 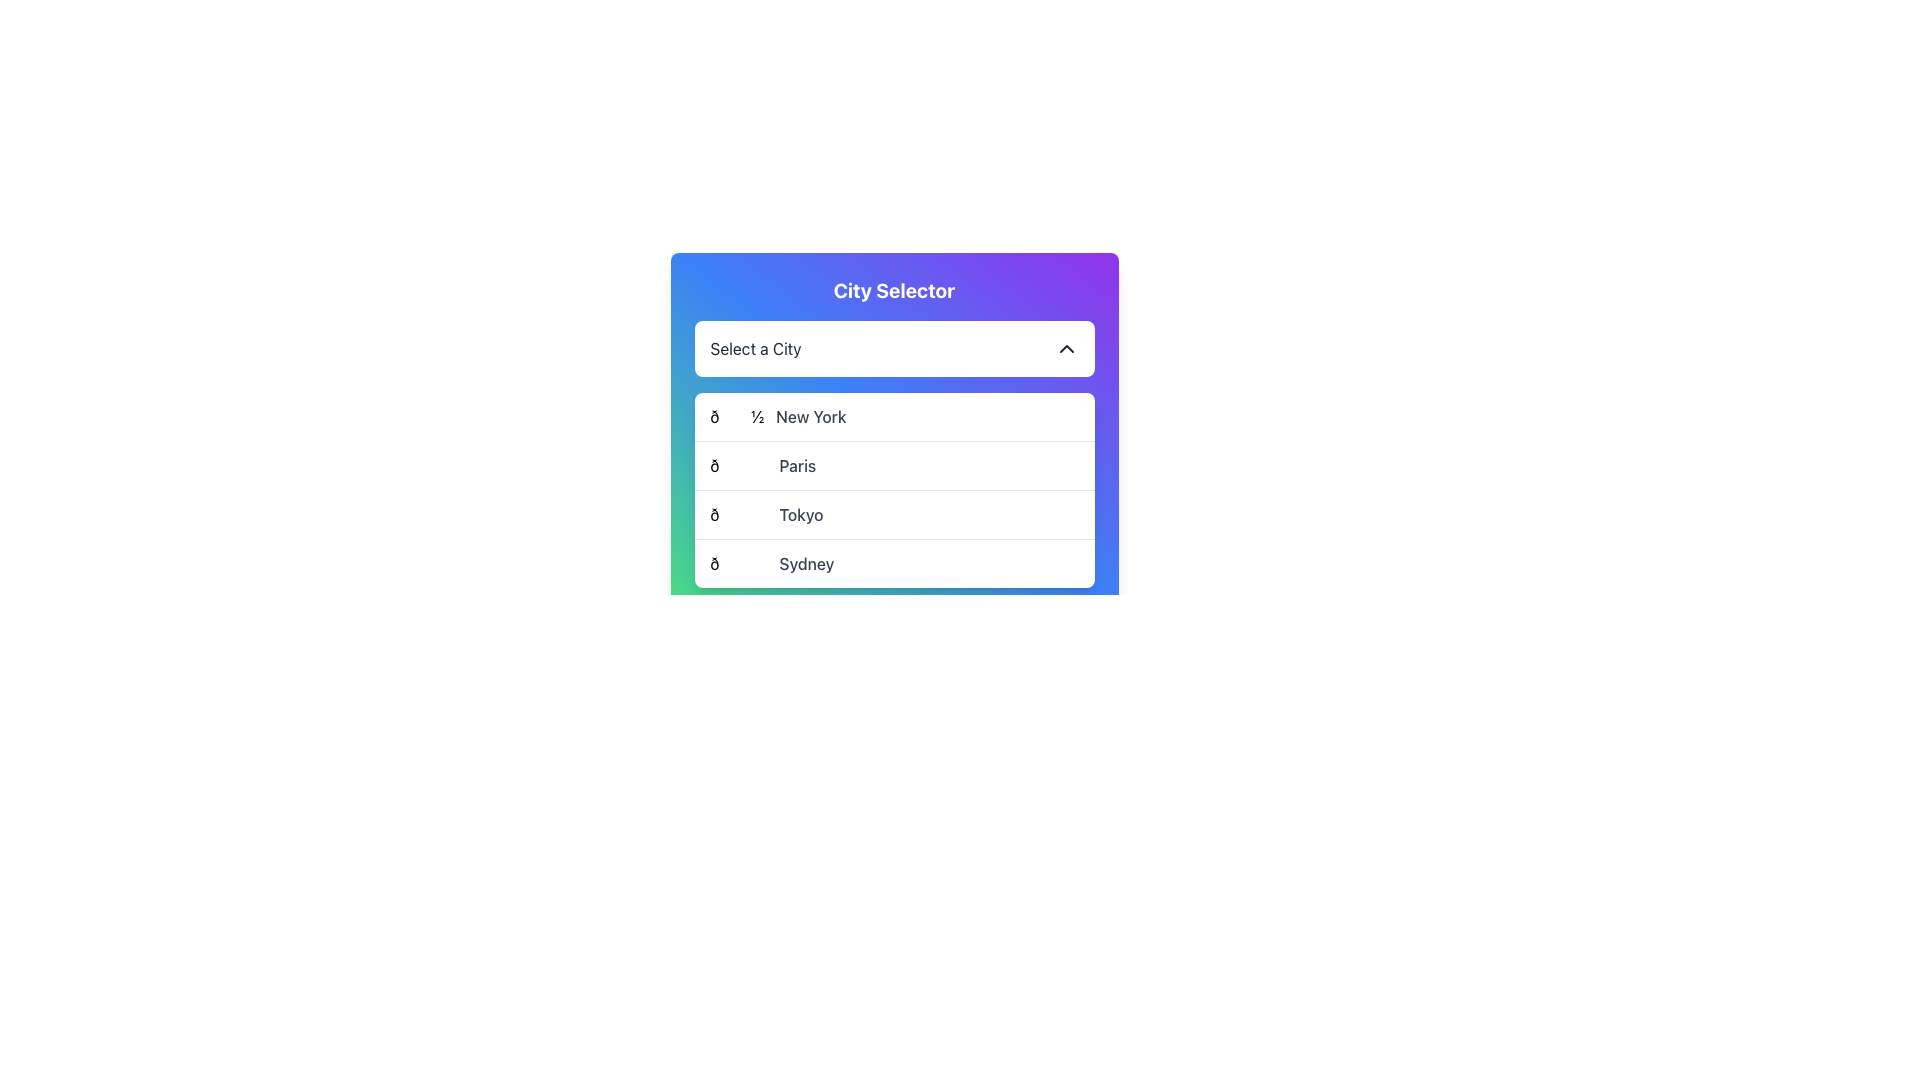 I want to click on the list item displaying '📷 New York' in the City Selector dropdown, so click(x=777, y=415).